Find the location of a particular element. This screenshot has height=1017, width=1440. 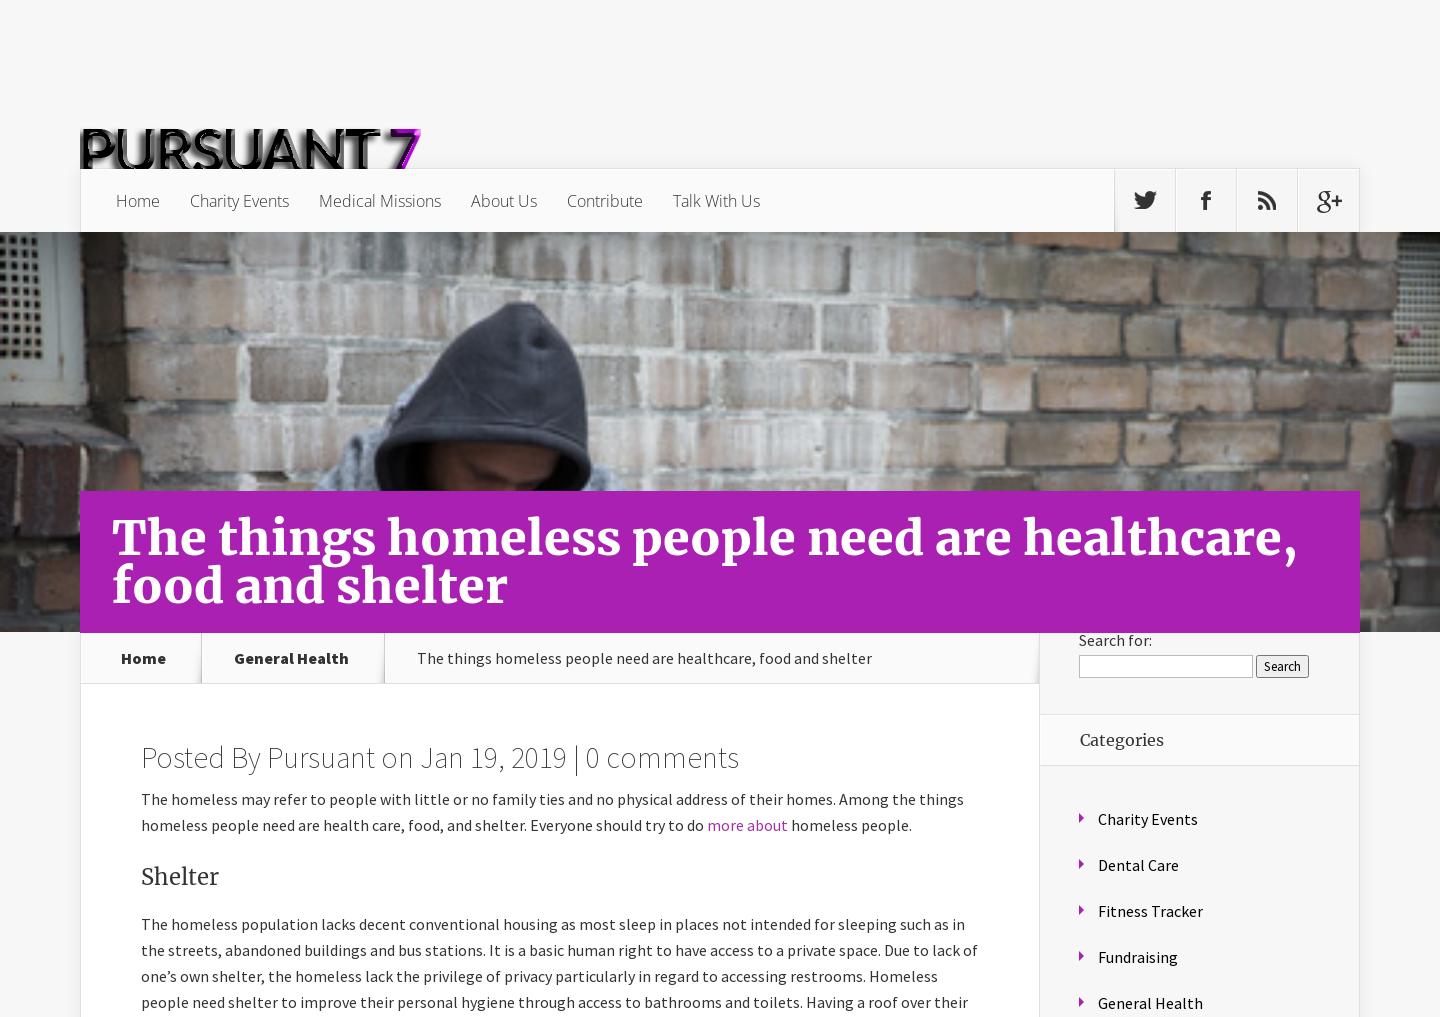

'Posted By' is located at coordinates (204, 756).